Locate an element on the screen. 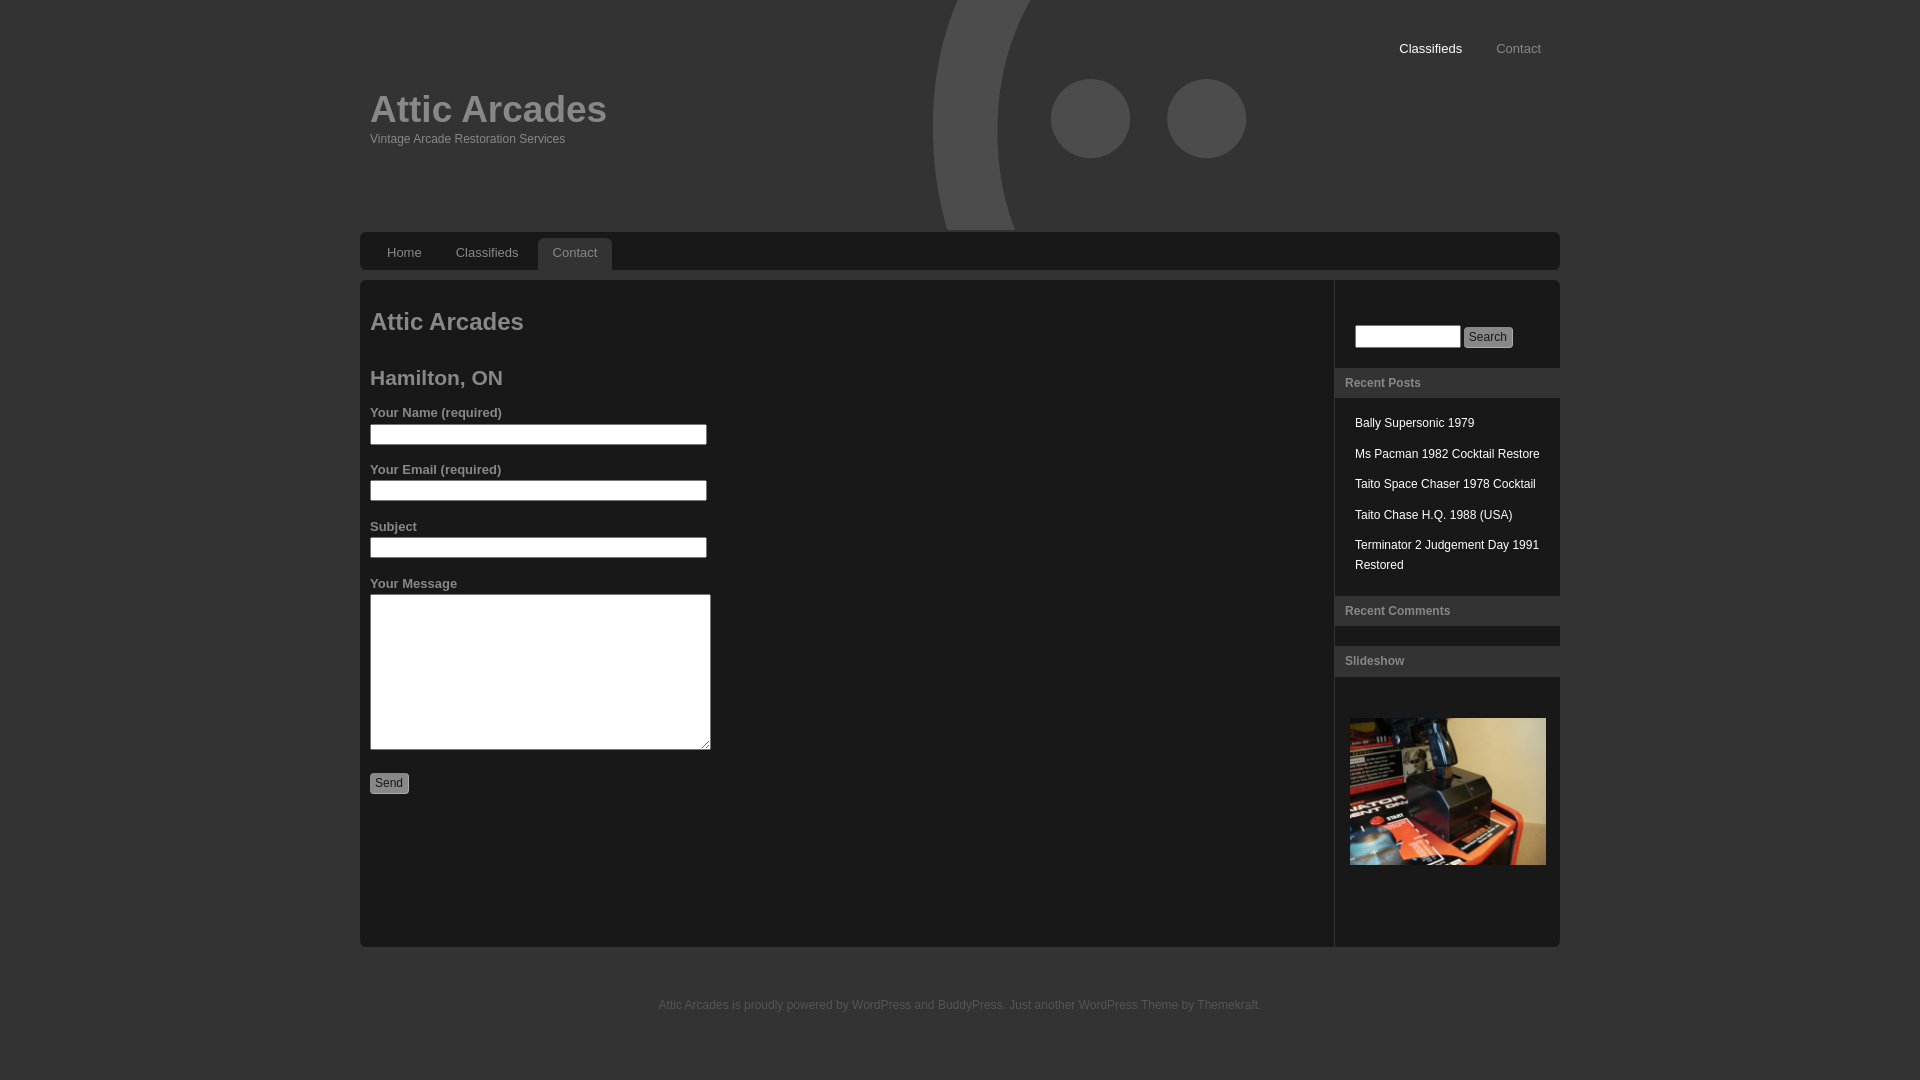 This screenshot has height=1080, width=1920. 'Home' is located at coordinates (372, 253).